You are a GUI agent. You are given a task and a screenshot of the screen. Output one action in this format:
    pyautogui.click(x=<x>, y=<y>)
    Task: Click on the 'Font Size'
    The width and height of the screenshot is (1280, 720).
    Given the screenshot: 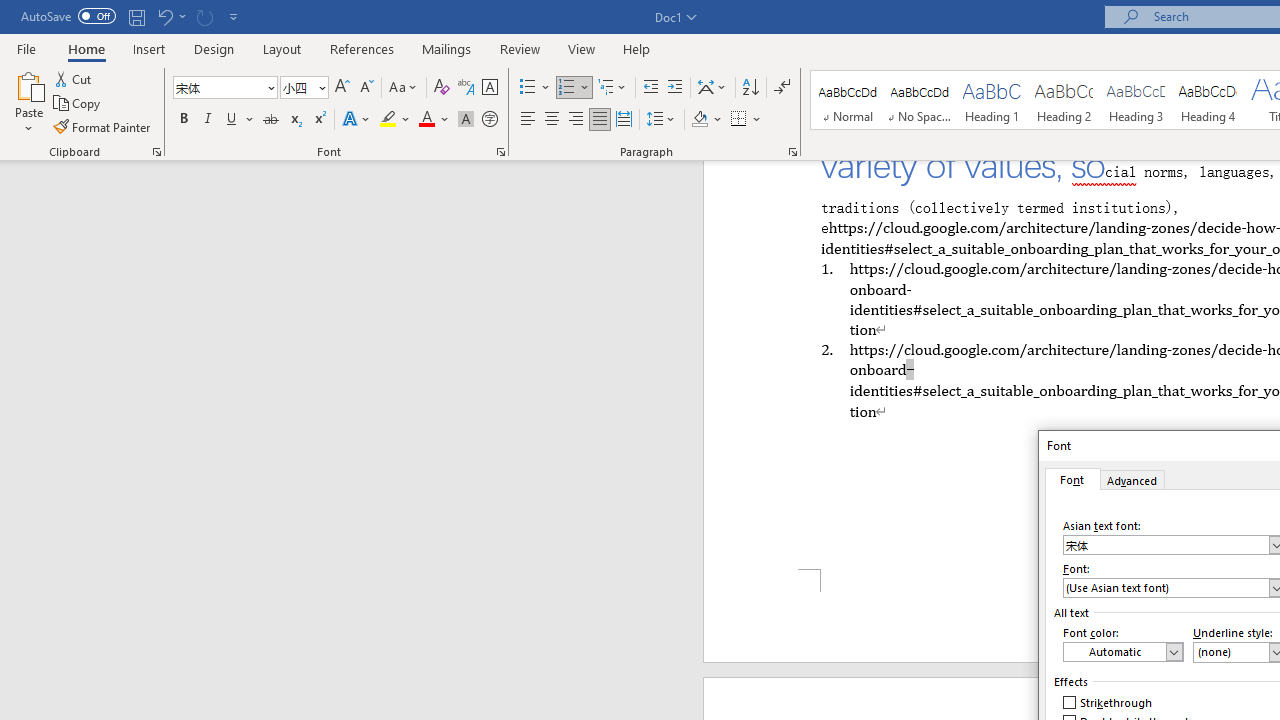 What is the action you would take?
    pyautogui.click(x=303, y=86)
    